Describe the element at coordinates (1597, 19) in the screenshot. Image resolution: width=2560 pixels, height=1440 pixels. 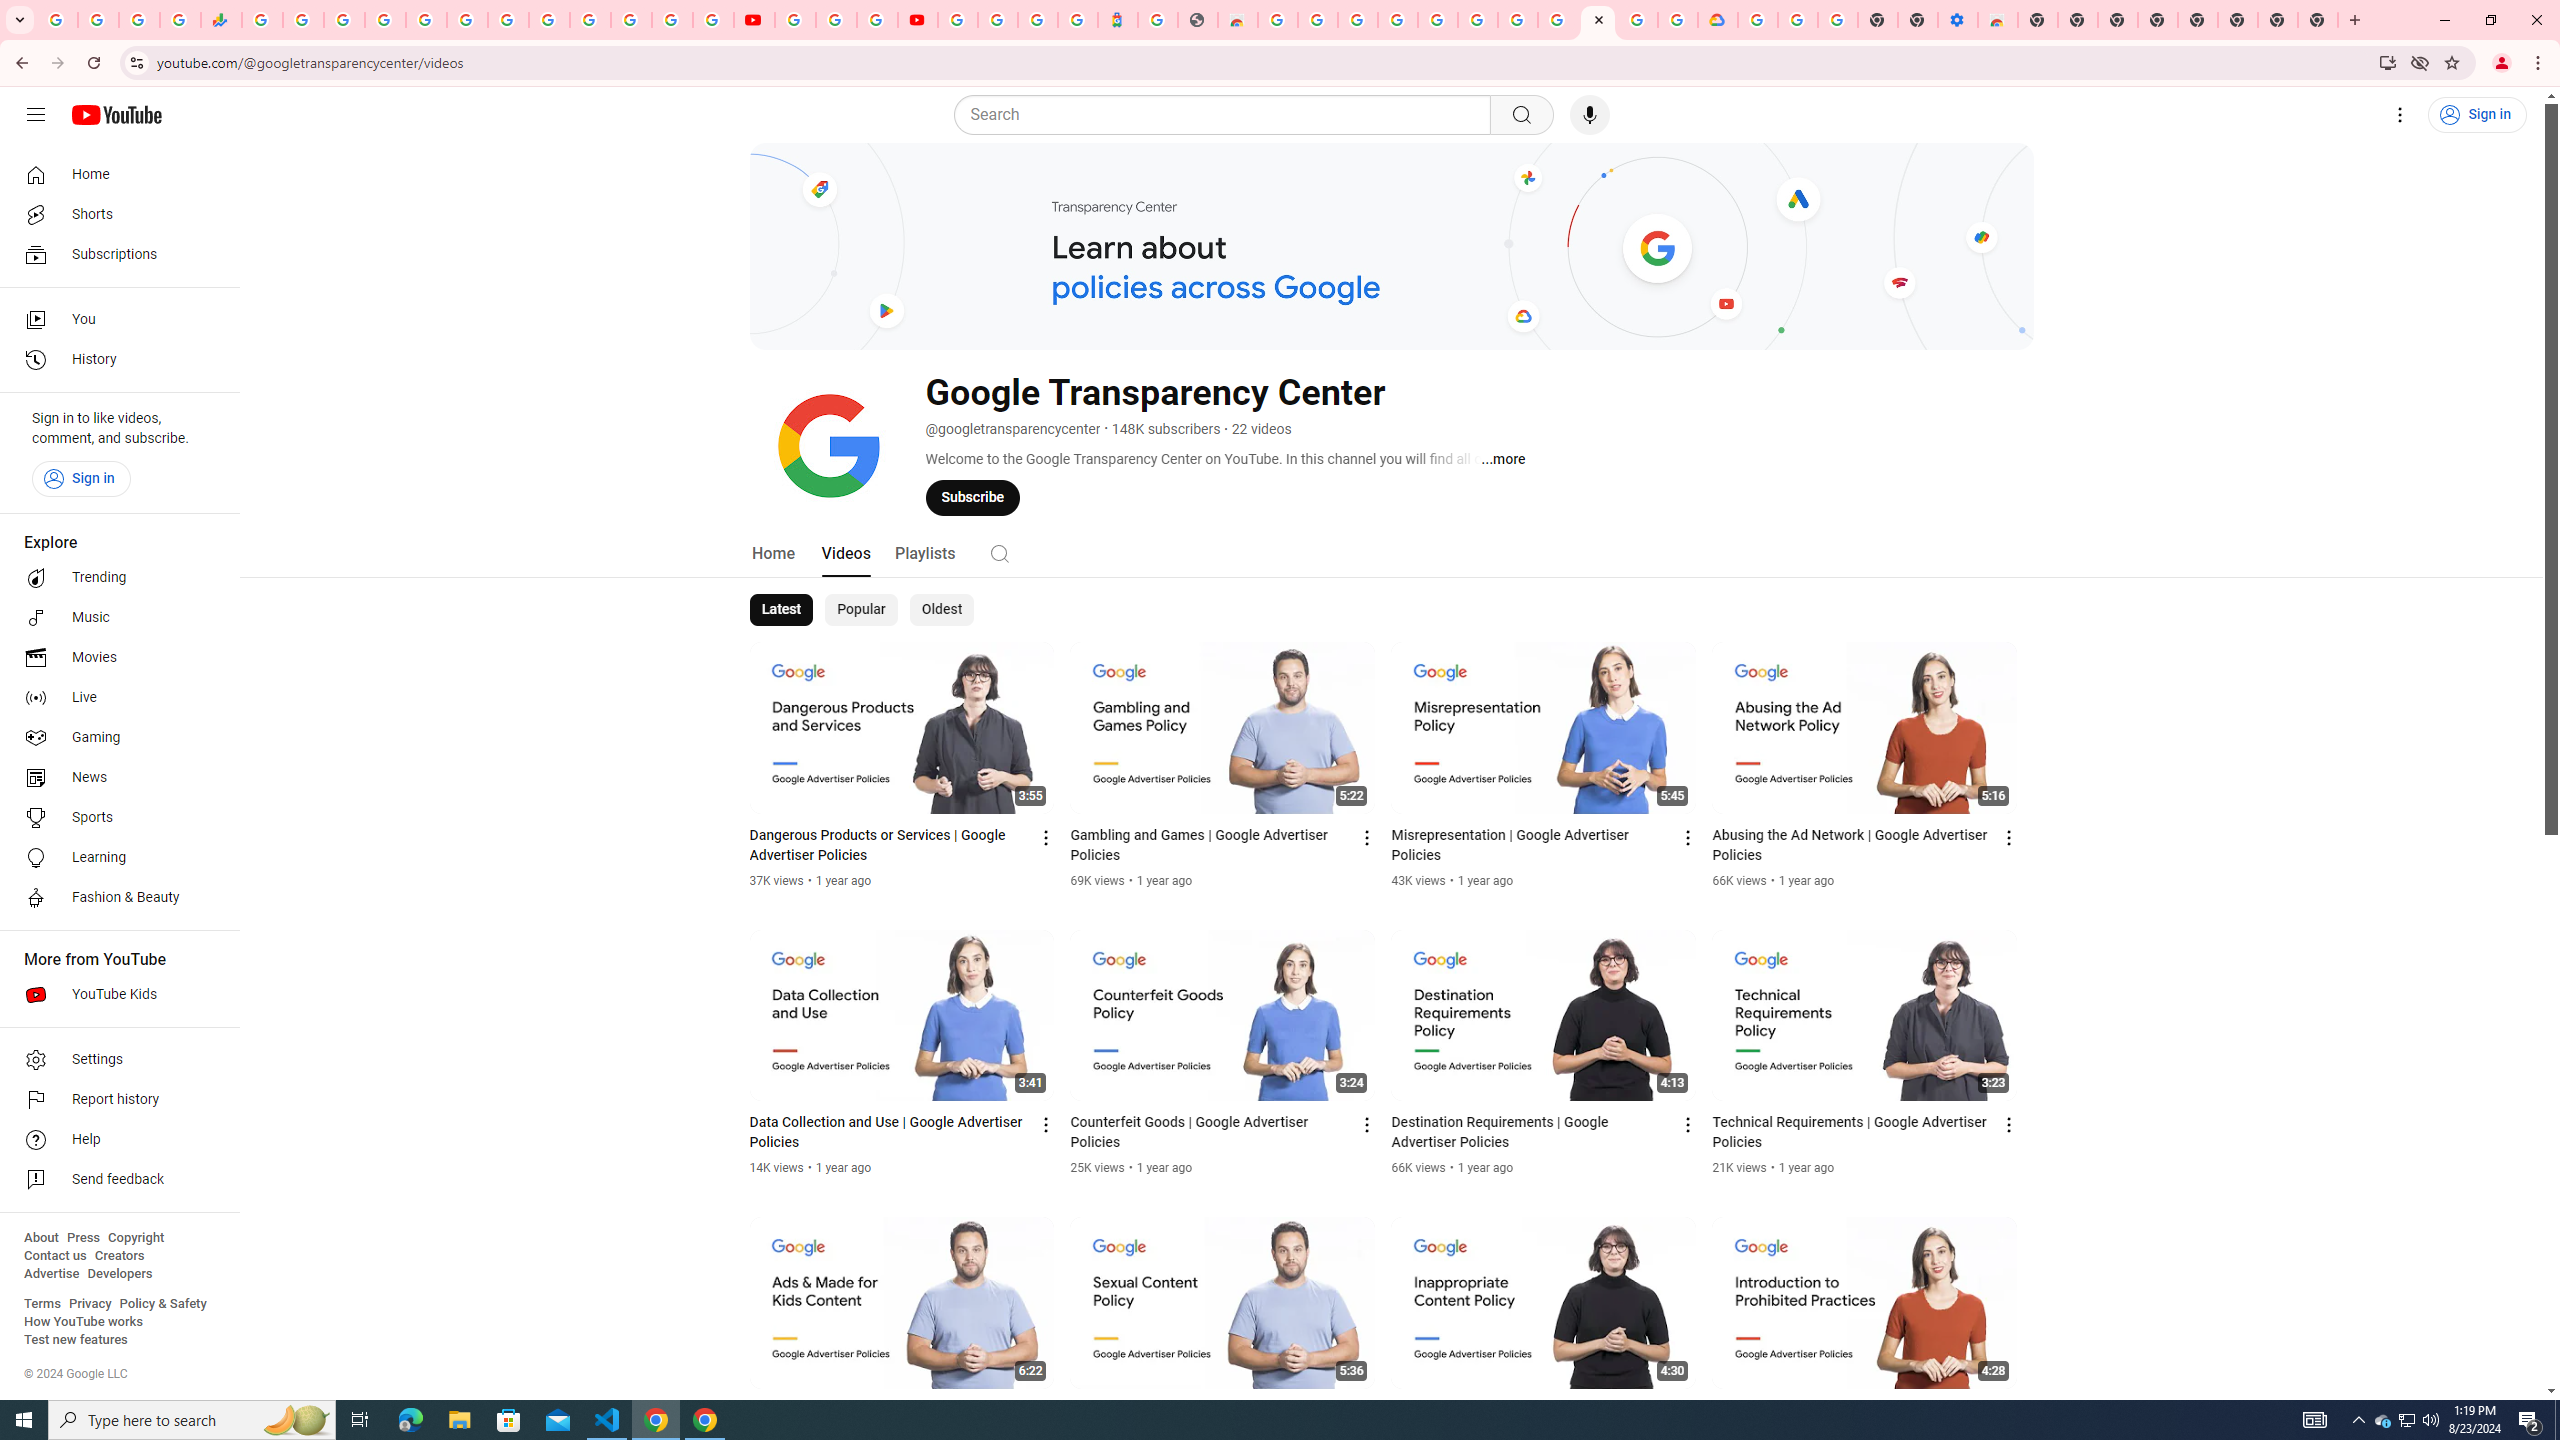
I see `'Google Transparency Center - YouTube'` at that location.